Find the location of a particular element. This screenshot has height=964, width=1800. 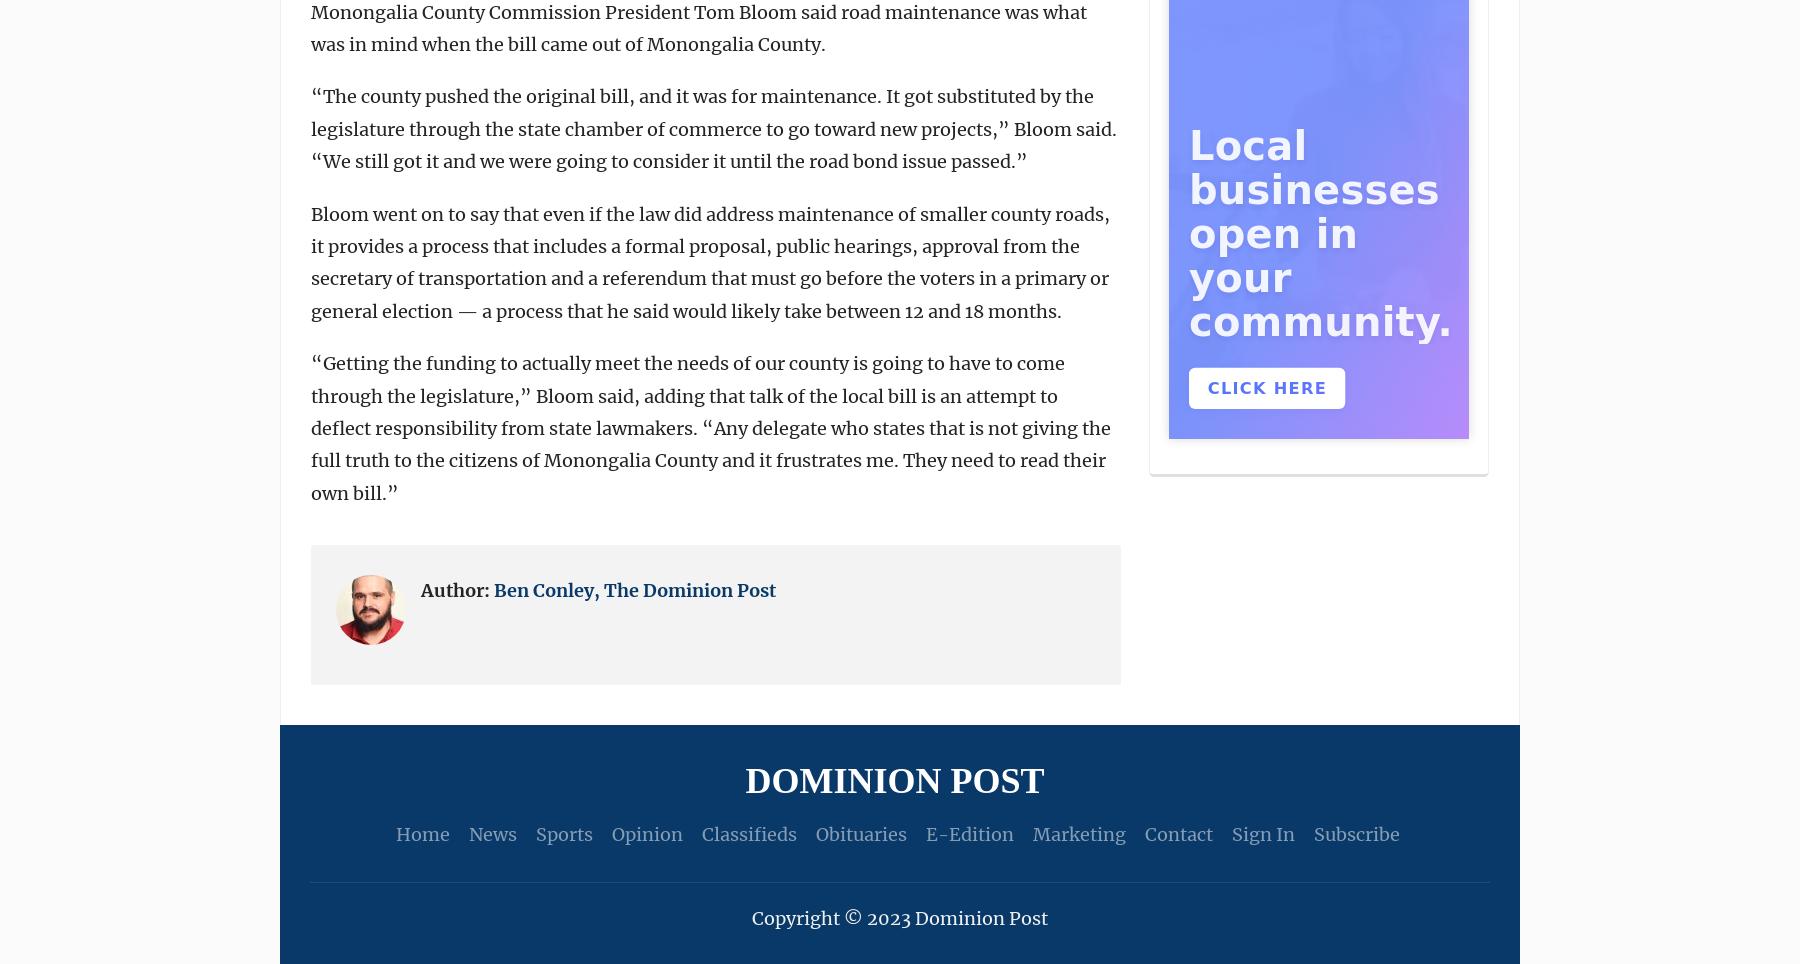

'Copyright © 2023 Dominion Post' is located at coordinates (751, 916).